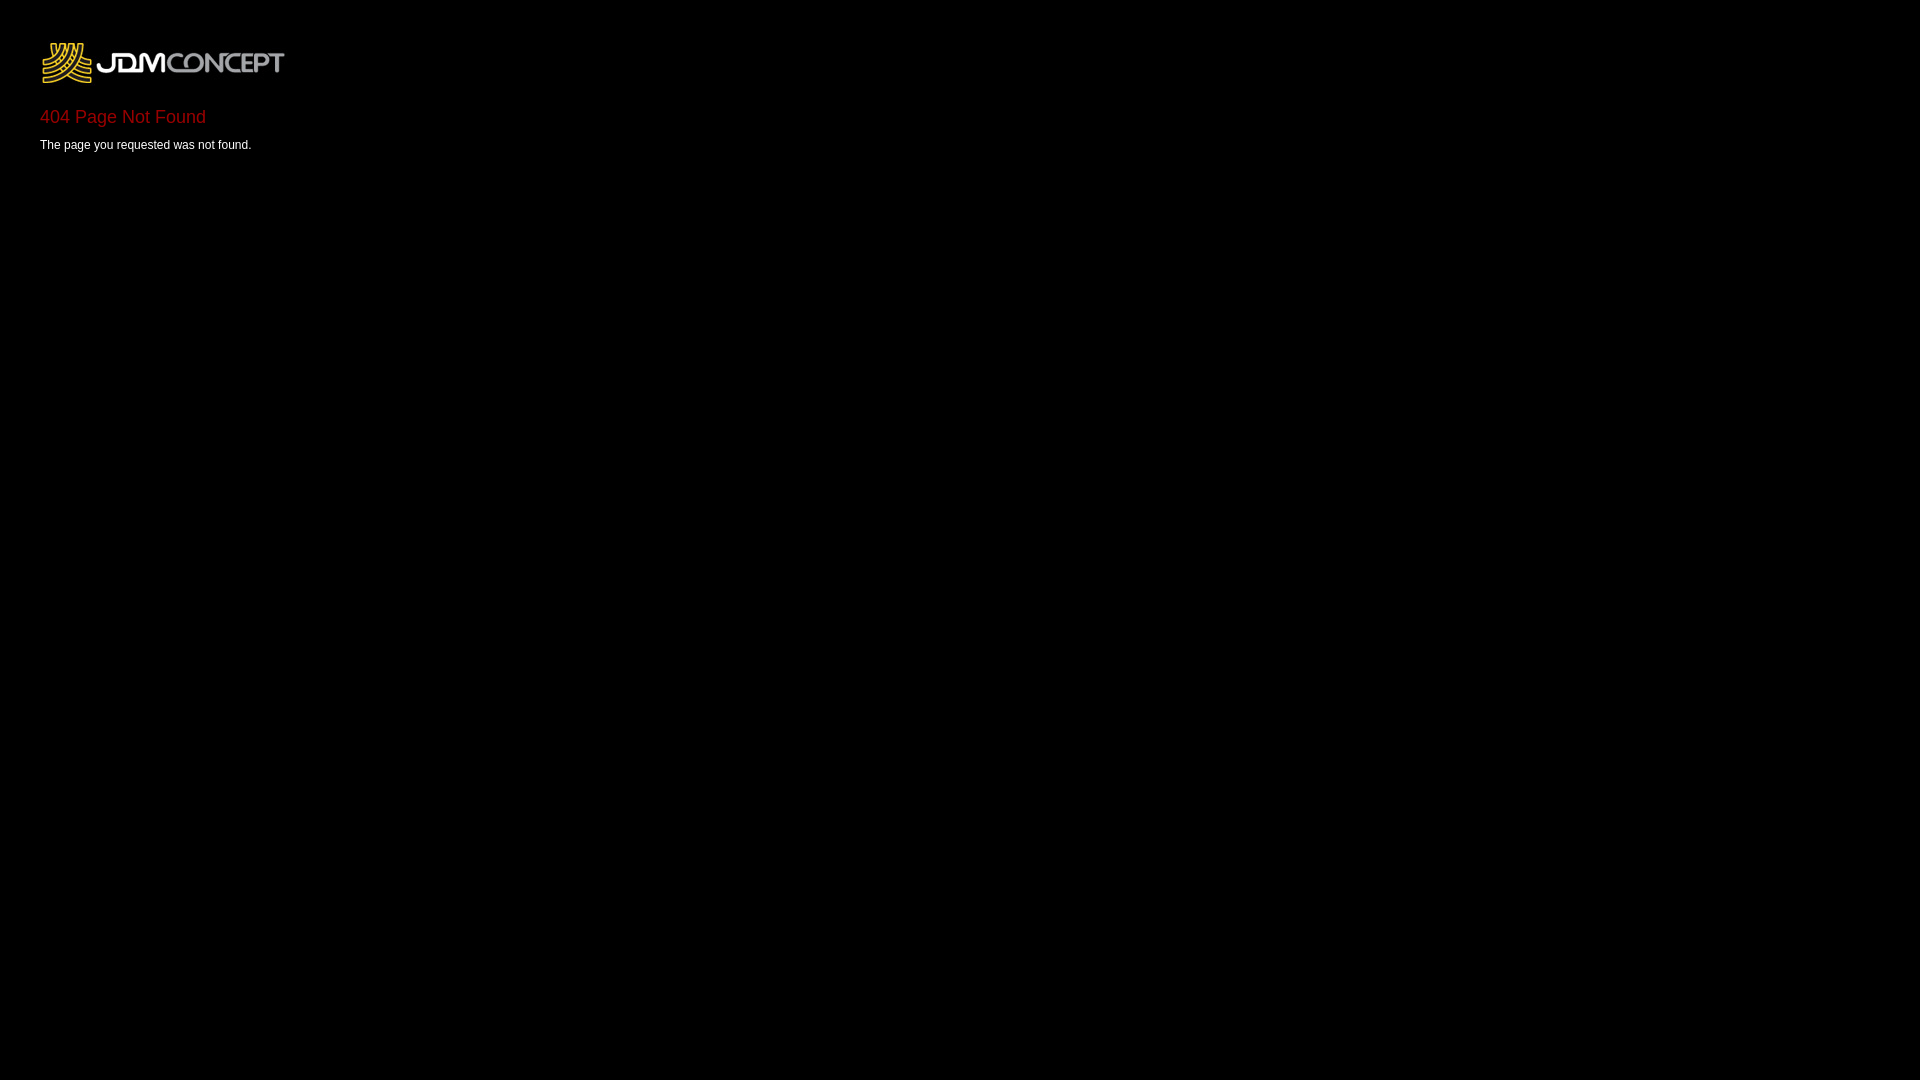 Image resolution: width=1920 pixels, height=1080 pixels. I want to click on 'Jdmconcept', so click(164, 61).